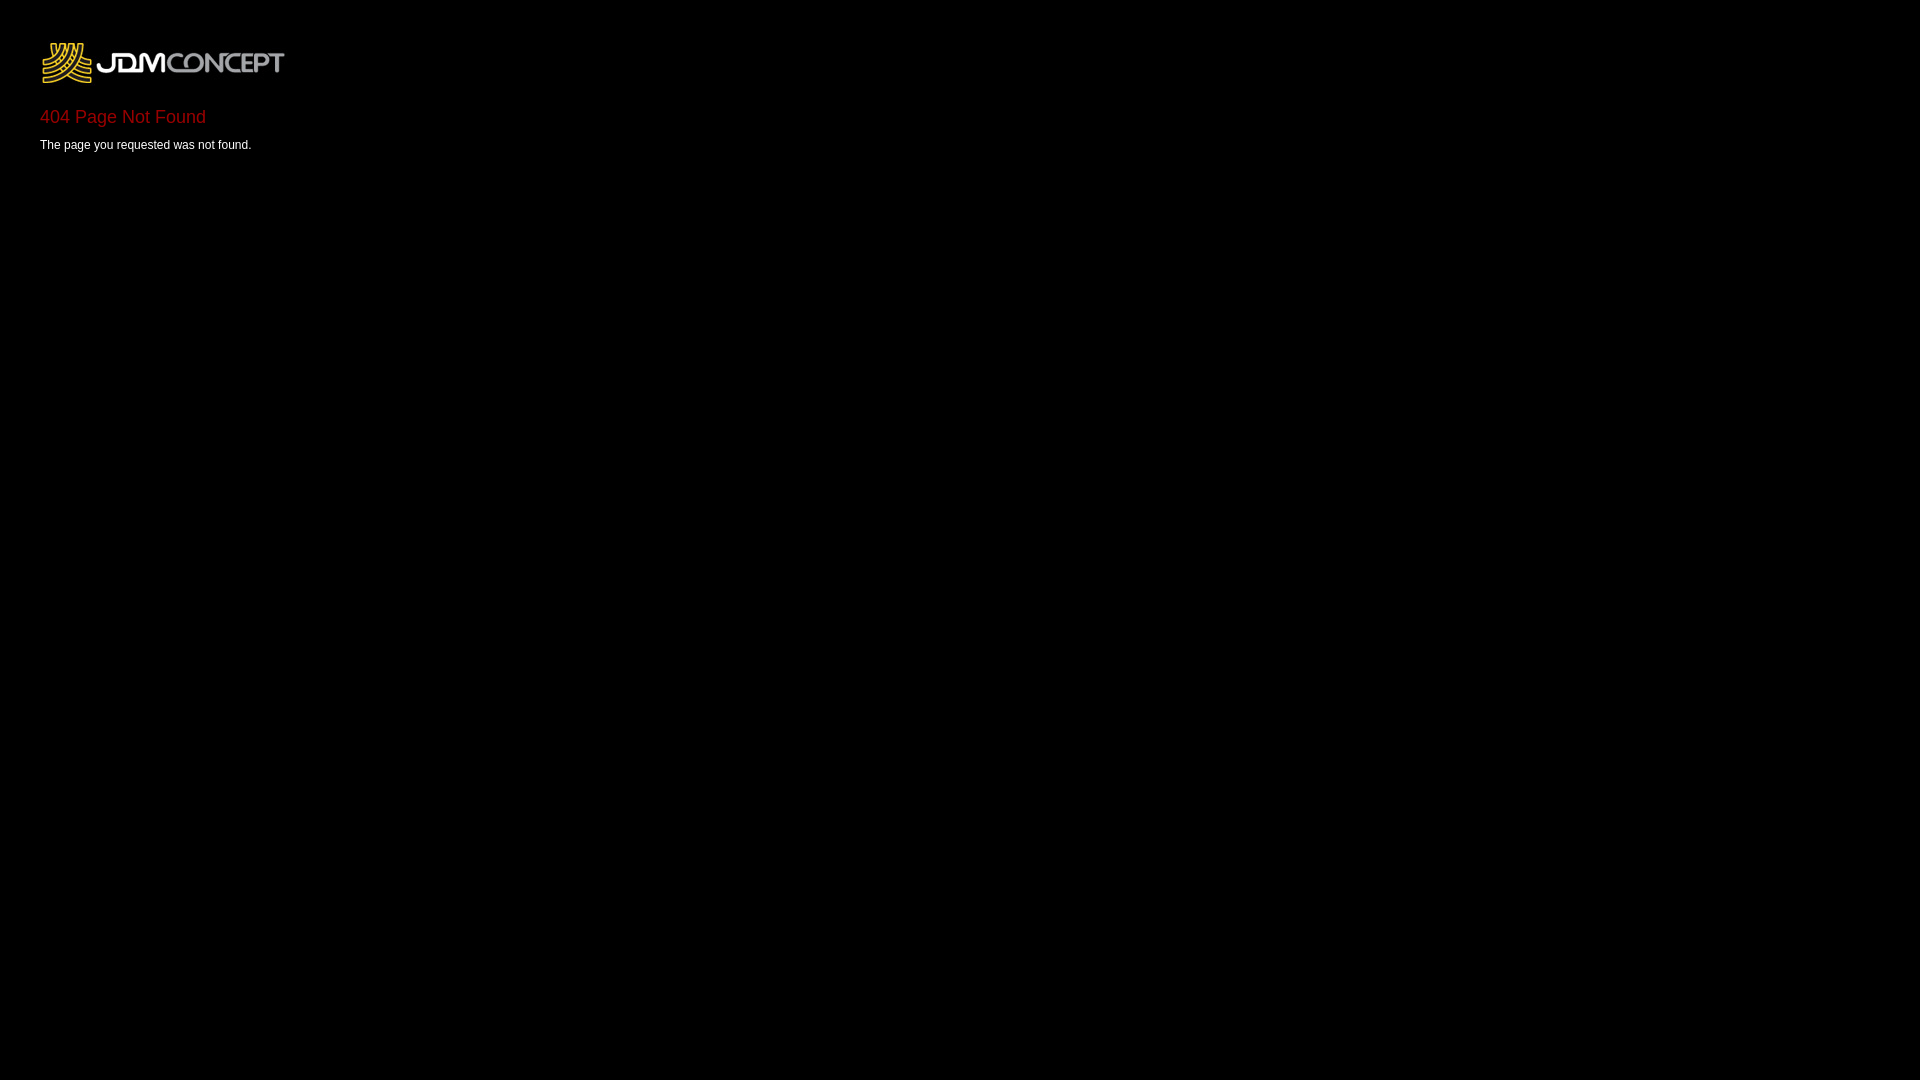 Image resolution: width=1920 pixels, height=1080 pixels. I want to click on 'Jdmconcept', so click(164, 61).